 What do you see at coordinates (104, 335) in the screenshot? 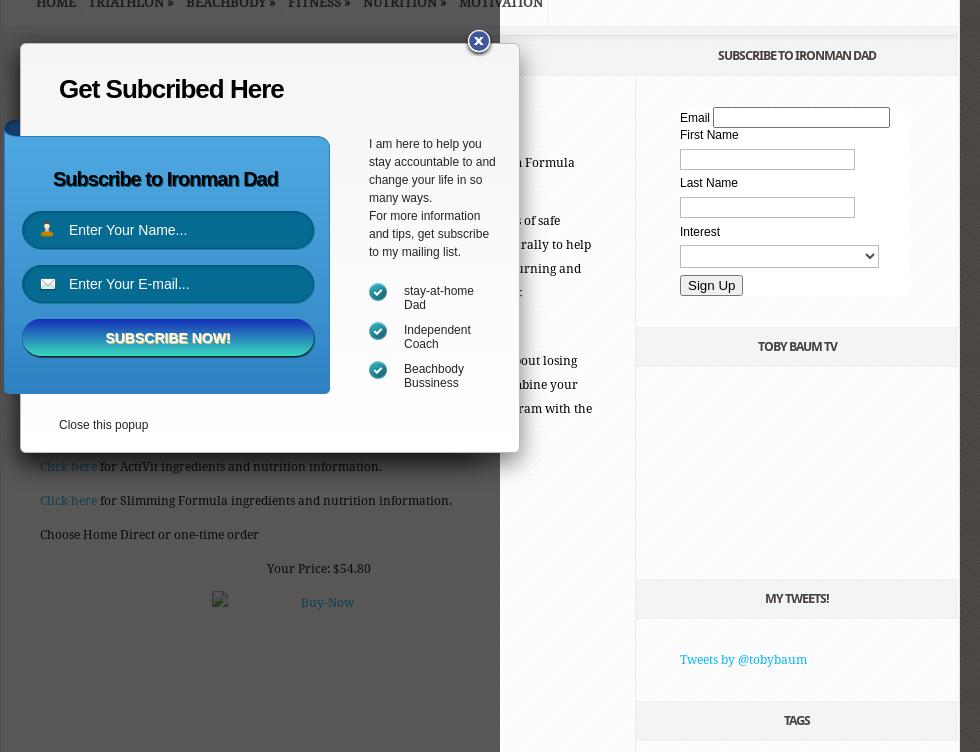
I see `'Subscribe Now!'` at bounding box center [104, 335].